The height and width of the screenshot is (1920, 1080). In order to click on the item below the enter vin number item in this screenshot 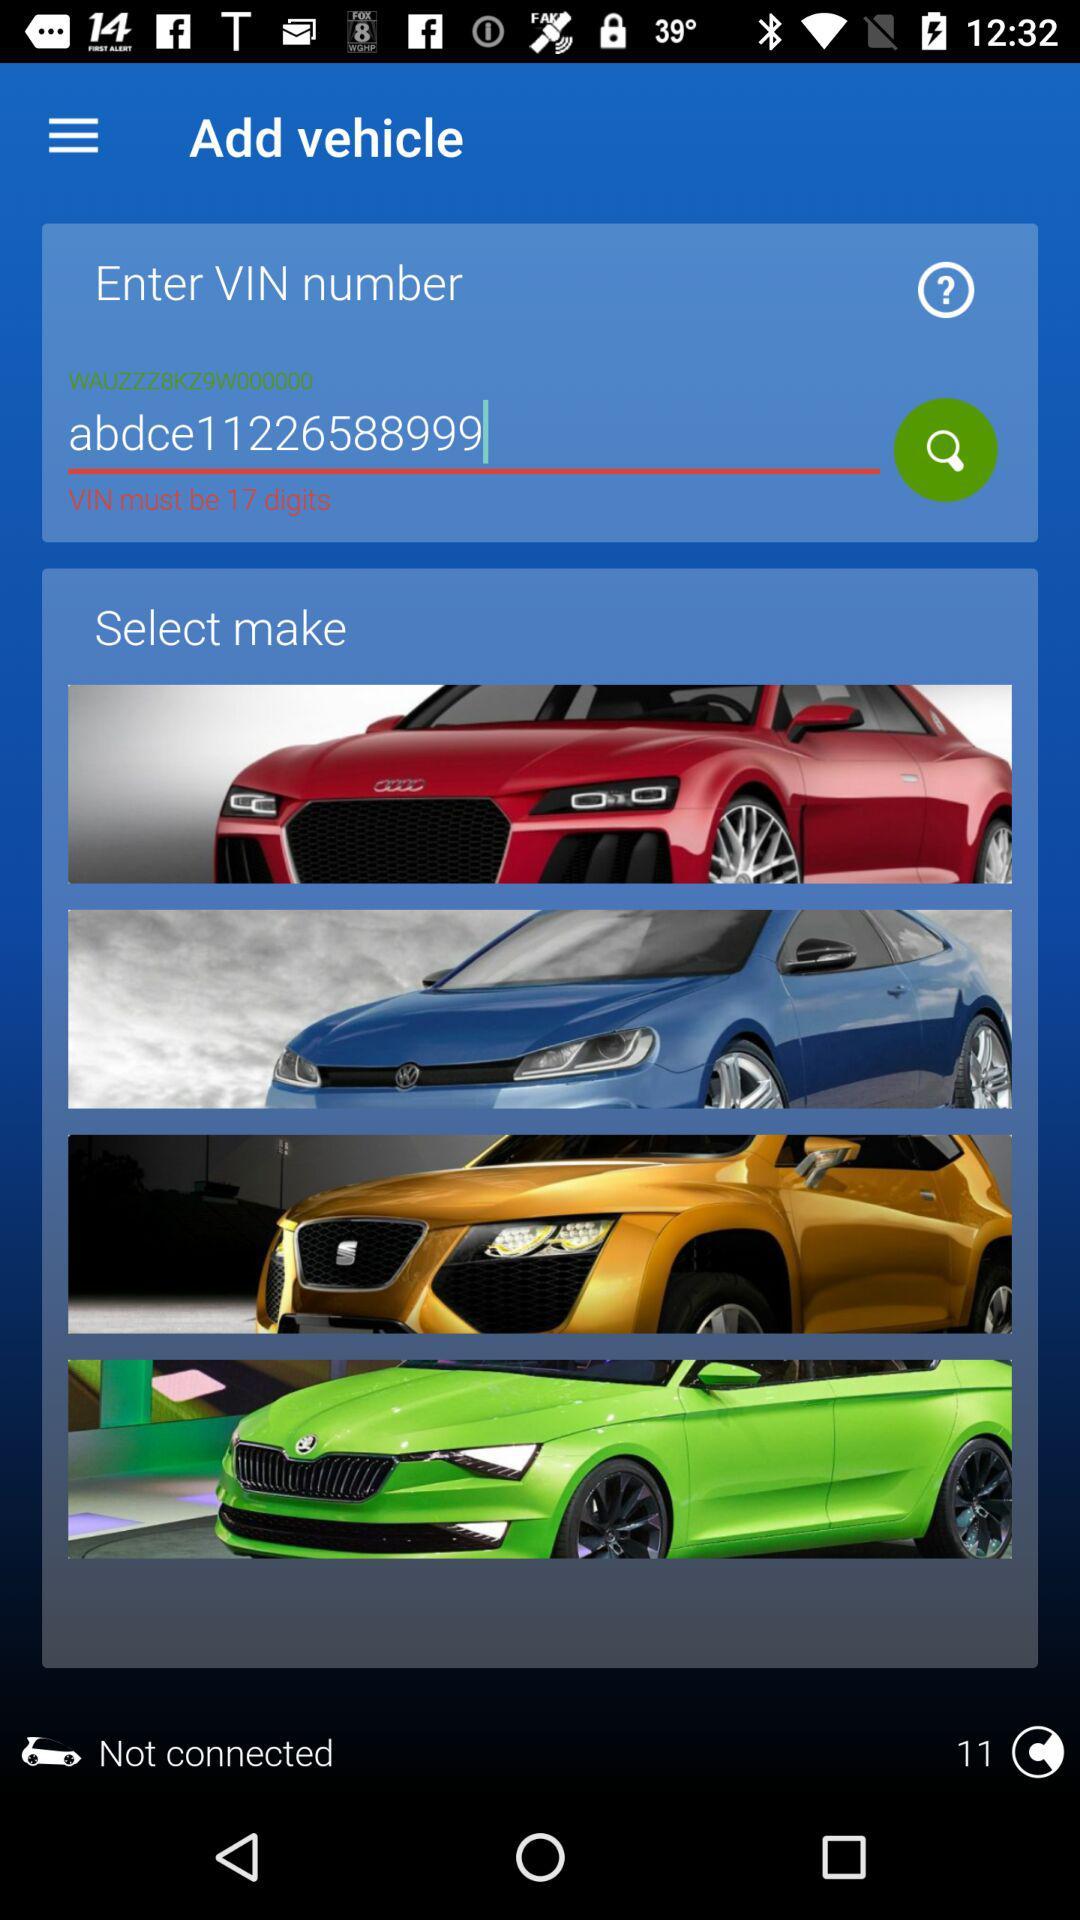, I will do `click(474, 434)`.